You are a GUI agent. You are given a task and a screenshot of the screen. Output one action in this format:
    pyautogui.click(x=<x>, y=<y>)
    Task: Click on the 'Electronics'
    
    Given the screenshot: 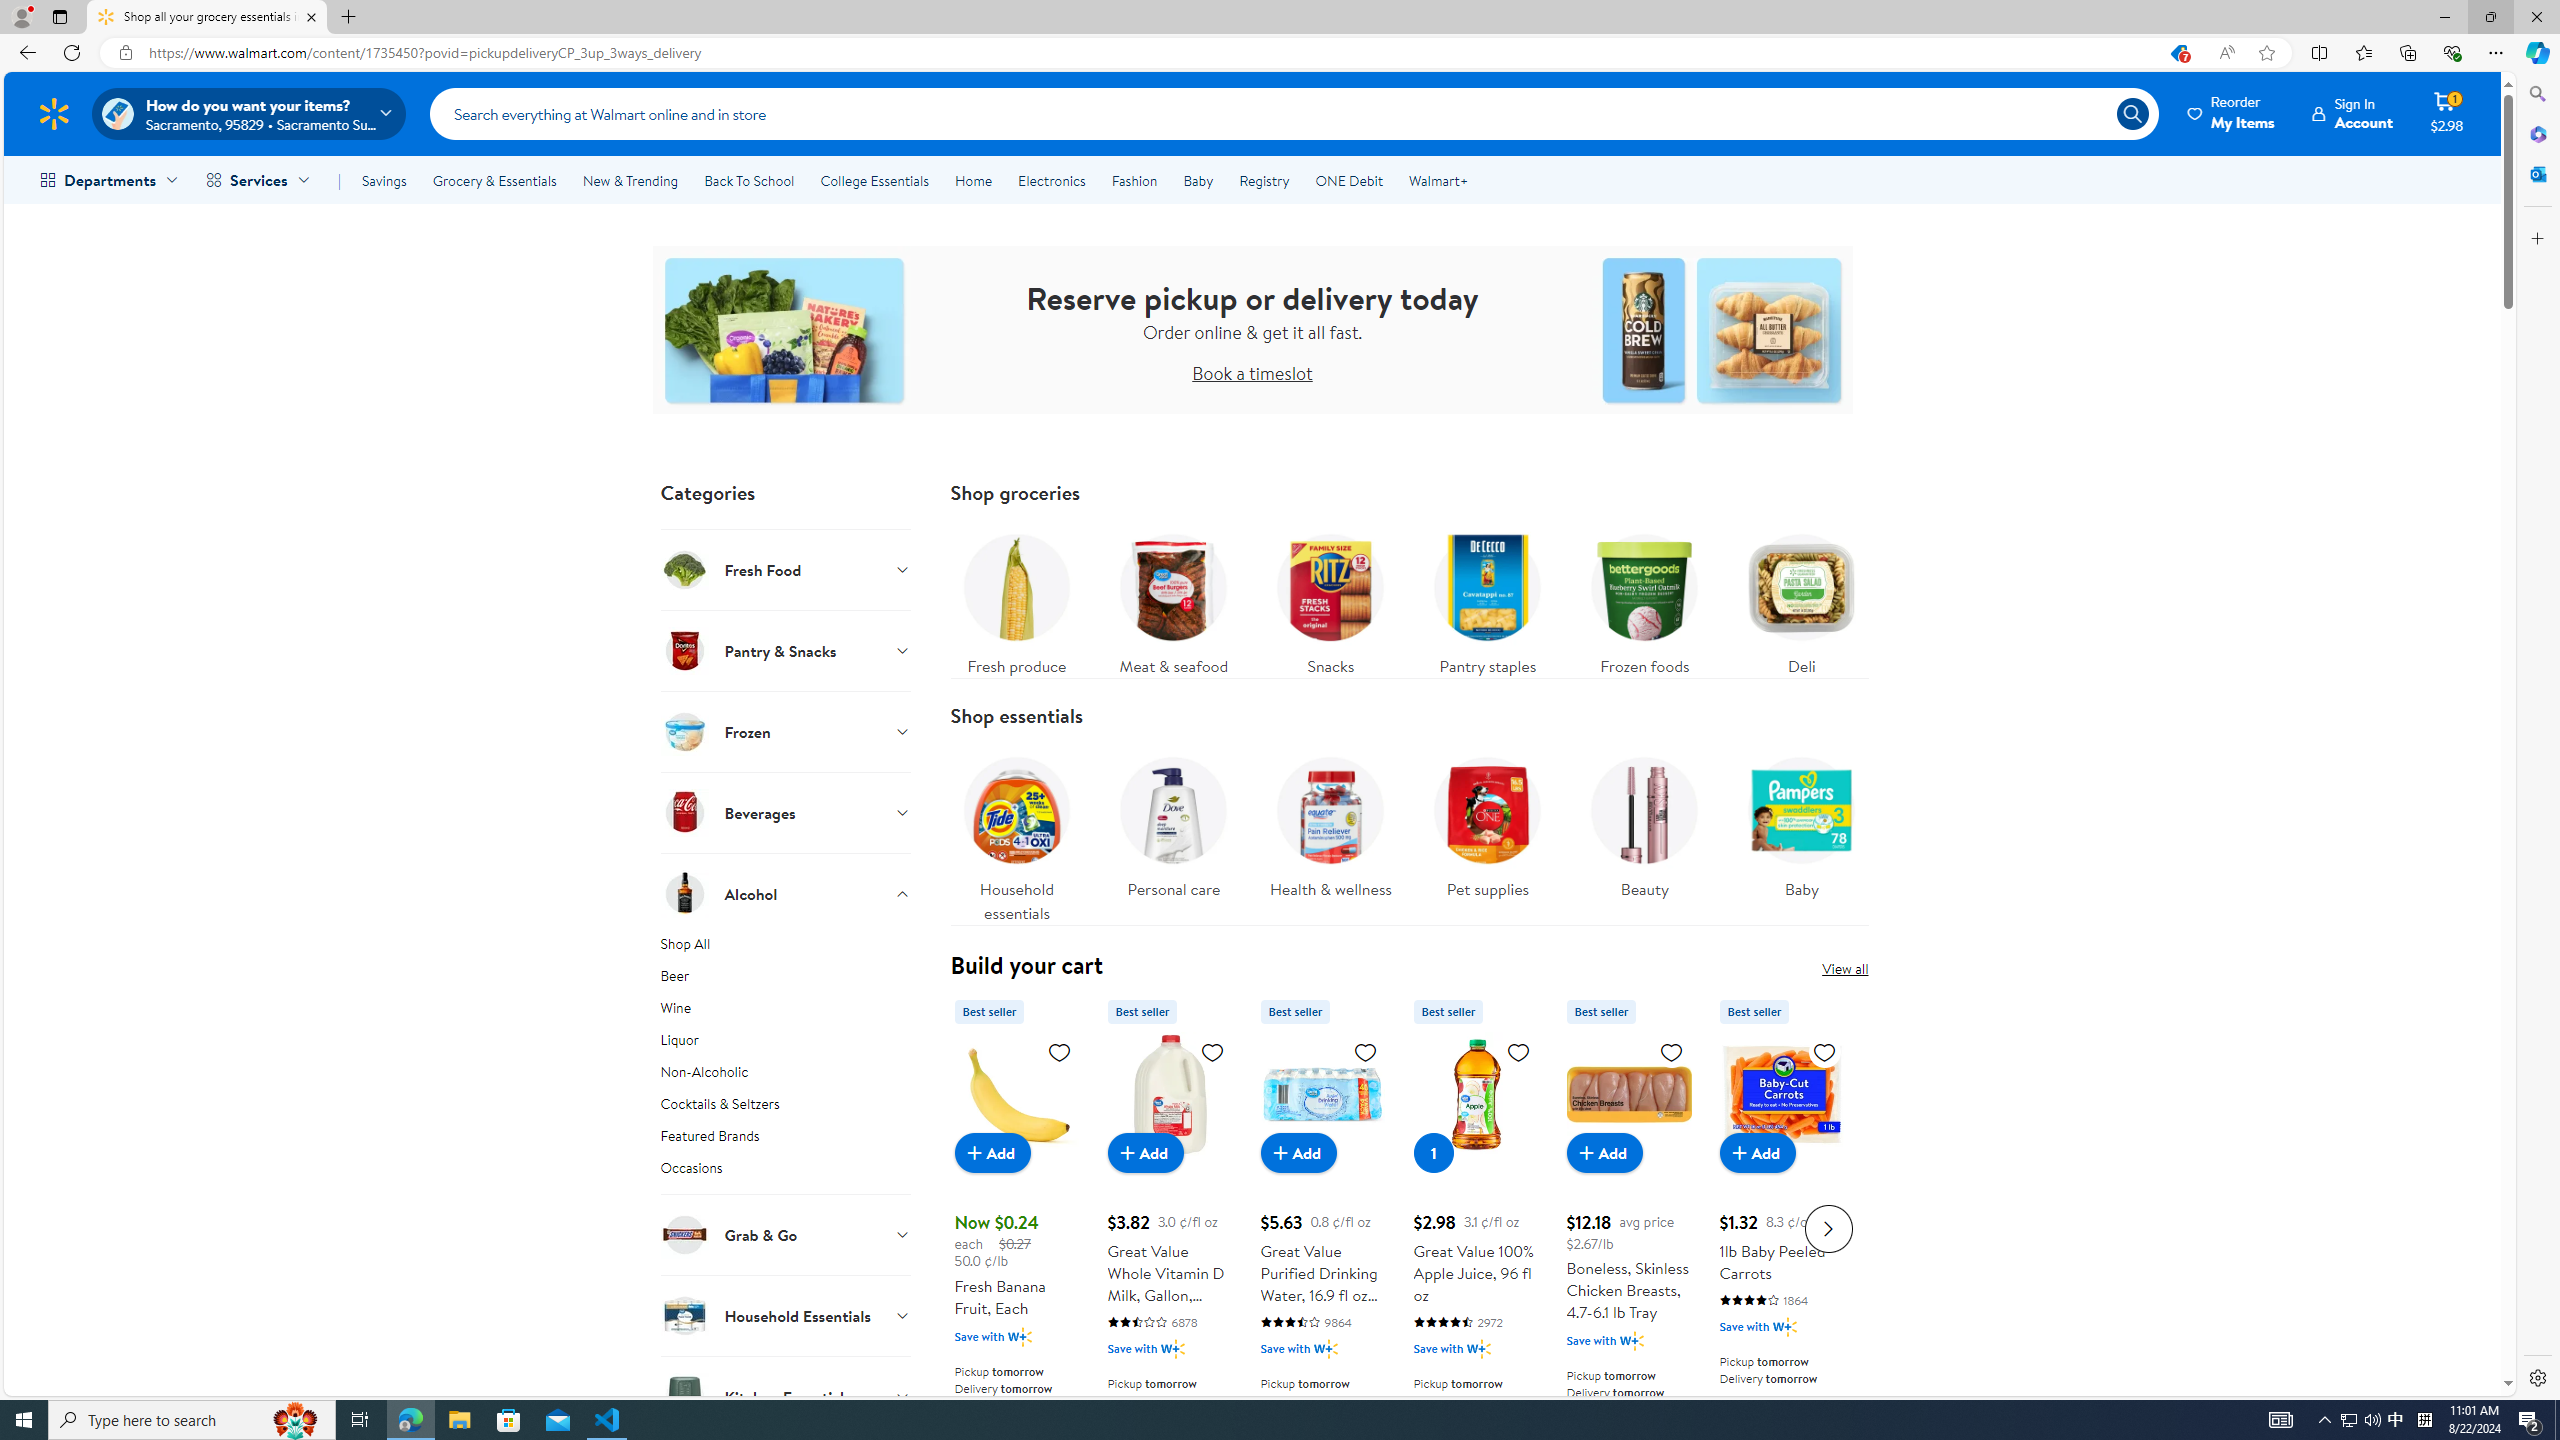 What is the action you would take?
    pyautogui.click(x=1051, y=180)
    